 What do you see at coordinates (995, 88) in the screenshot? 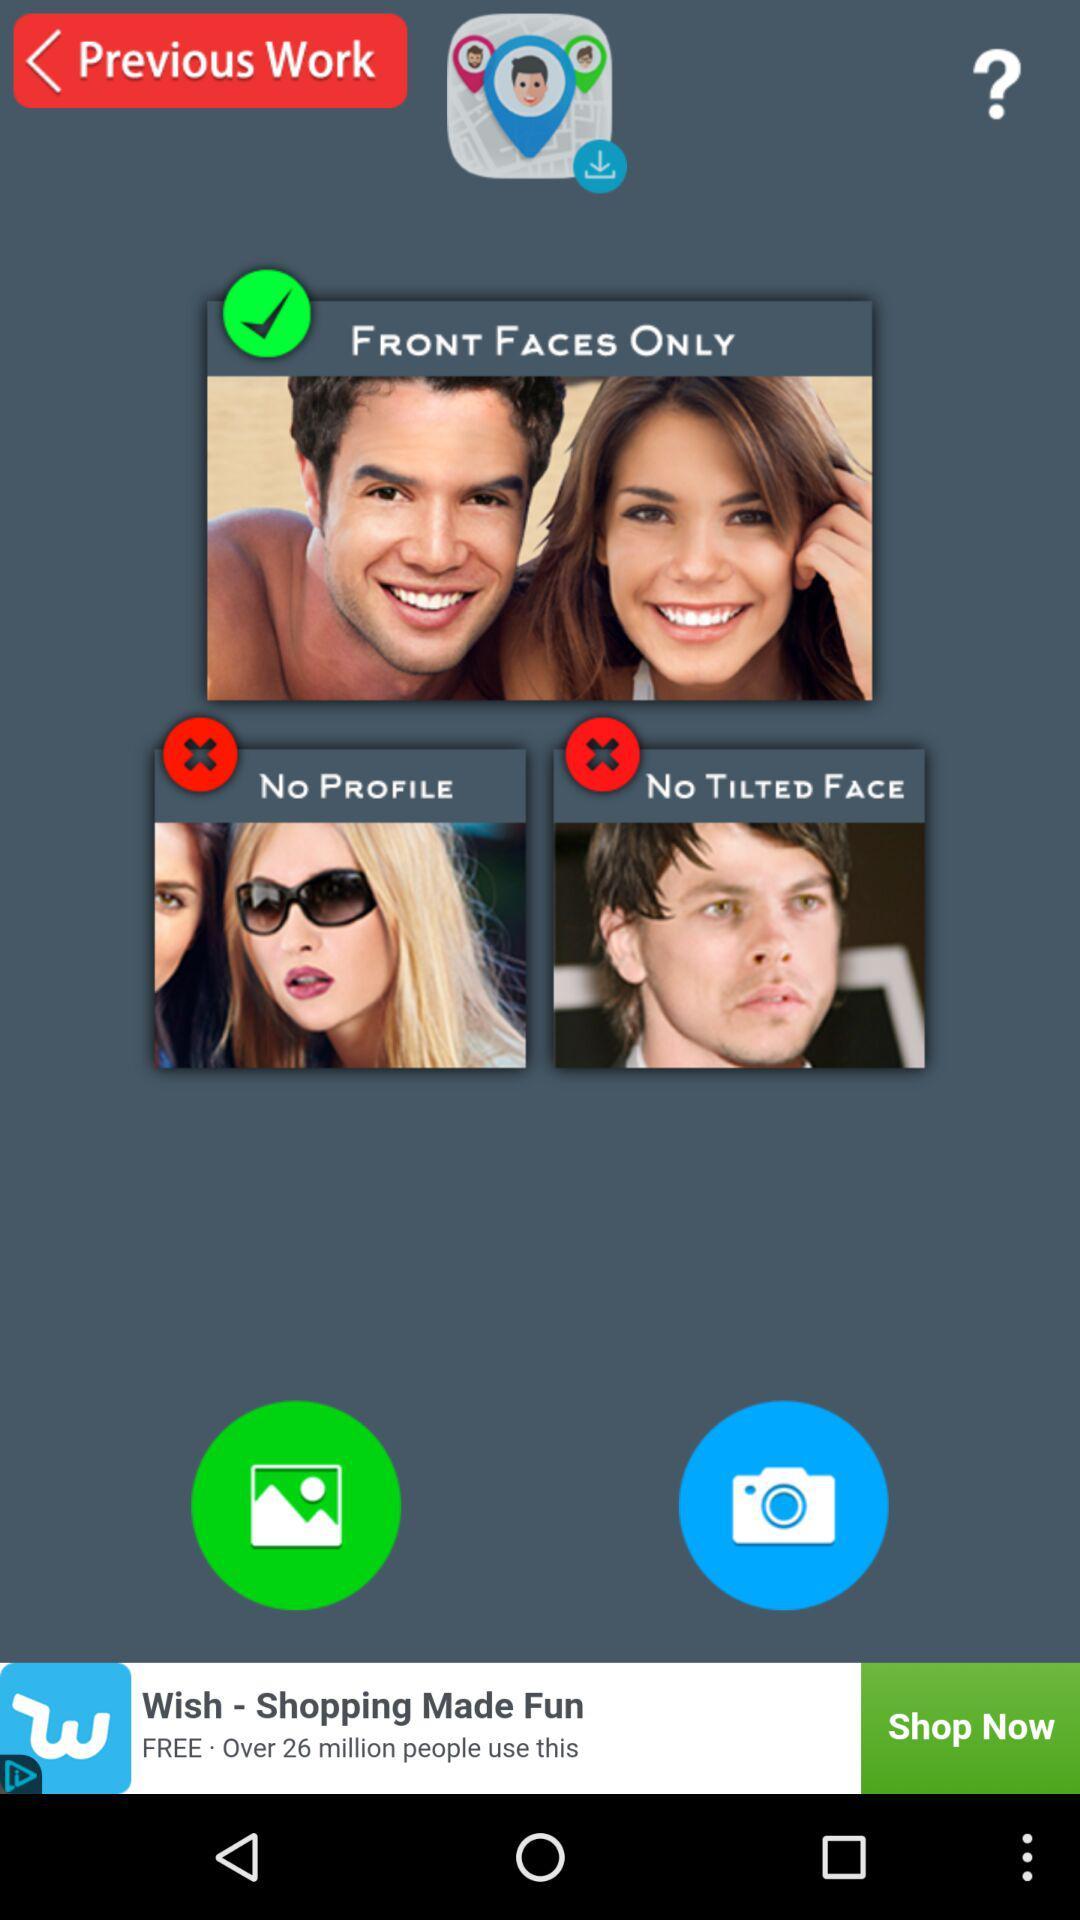
I see `the help icon` at bounding box center [995, 88].